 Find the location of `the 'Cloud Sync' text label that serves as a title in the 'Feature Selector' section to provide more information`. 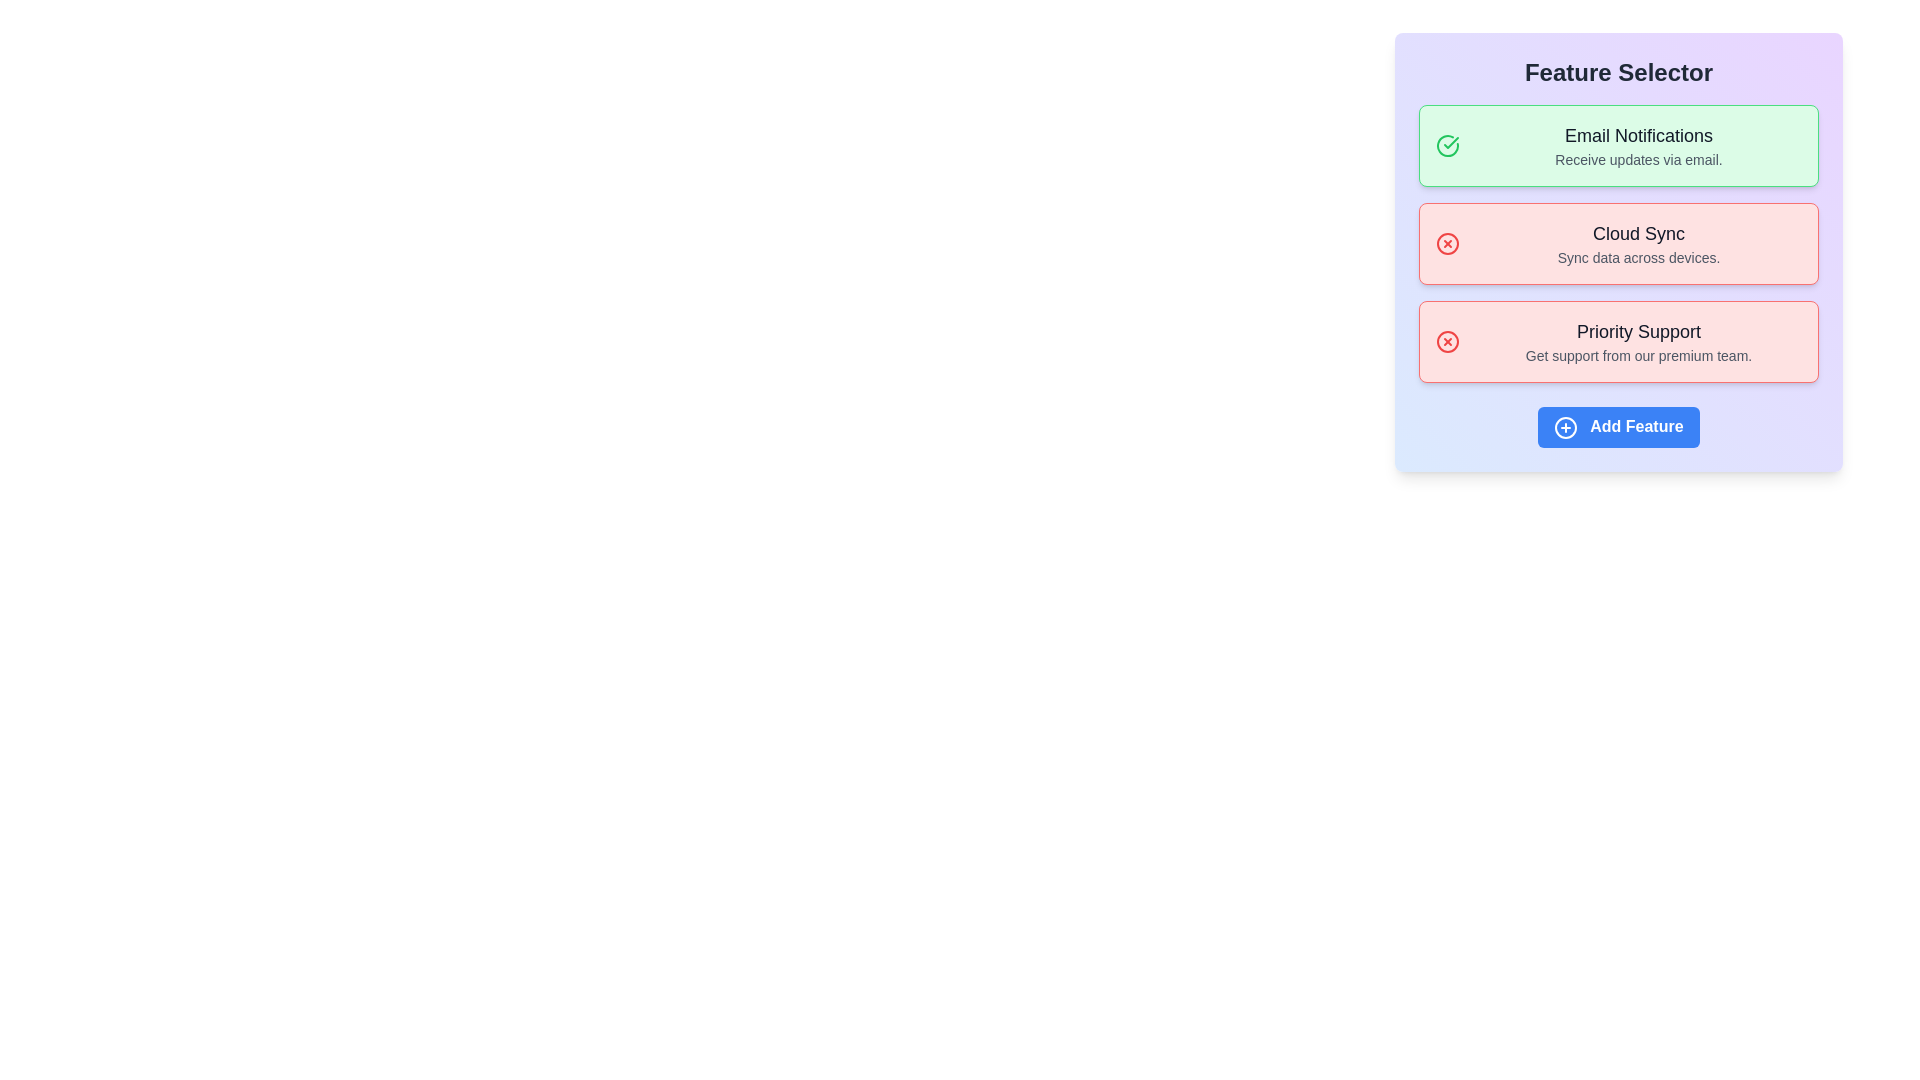

the 'Cloud Sync' text label that serves as a title in the 'Feature Selector' section to provide more information is located at coordinates (1638, 233).